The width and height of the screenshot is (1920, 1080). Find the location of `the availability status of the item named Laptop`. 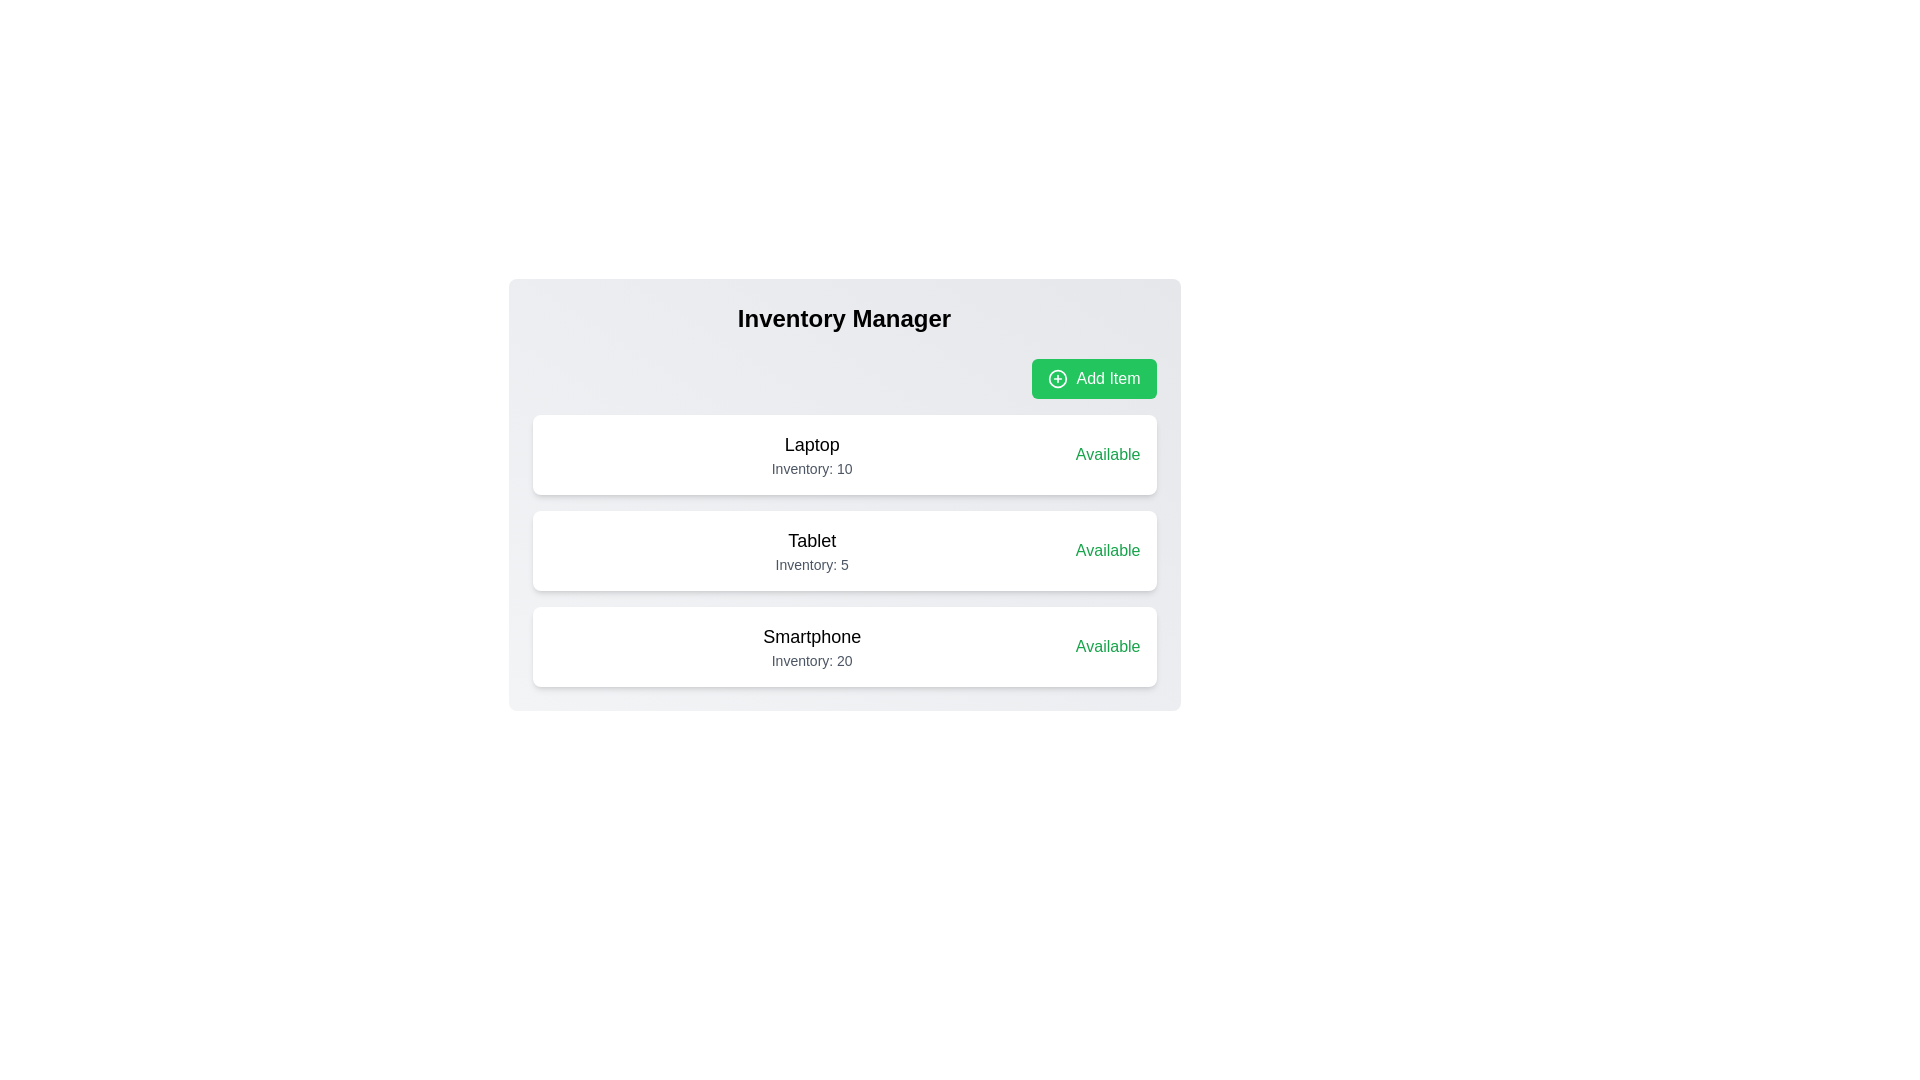

the availability status of the item named Laptop is located at coordinates (1107, 455).